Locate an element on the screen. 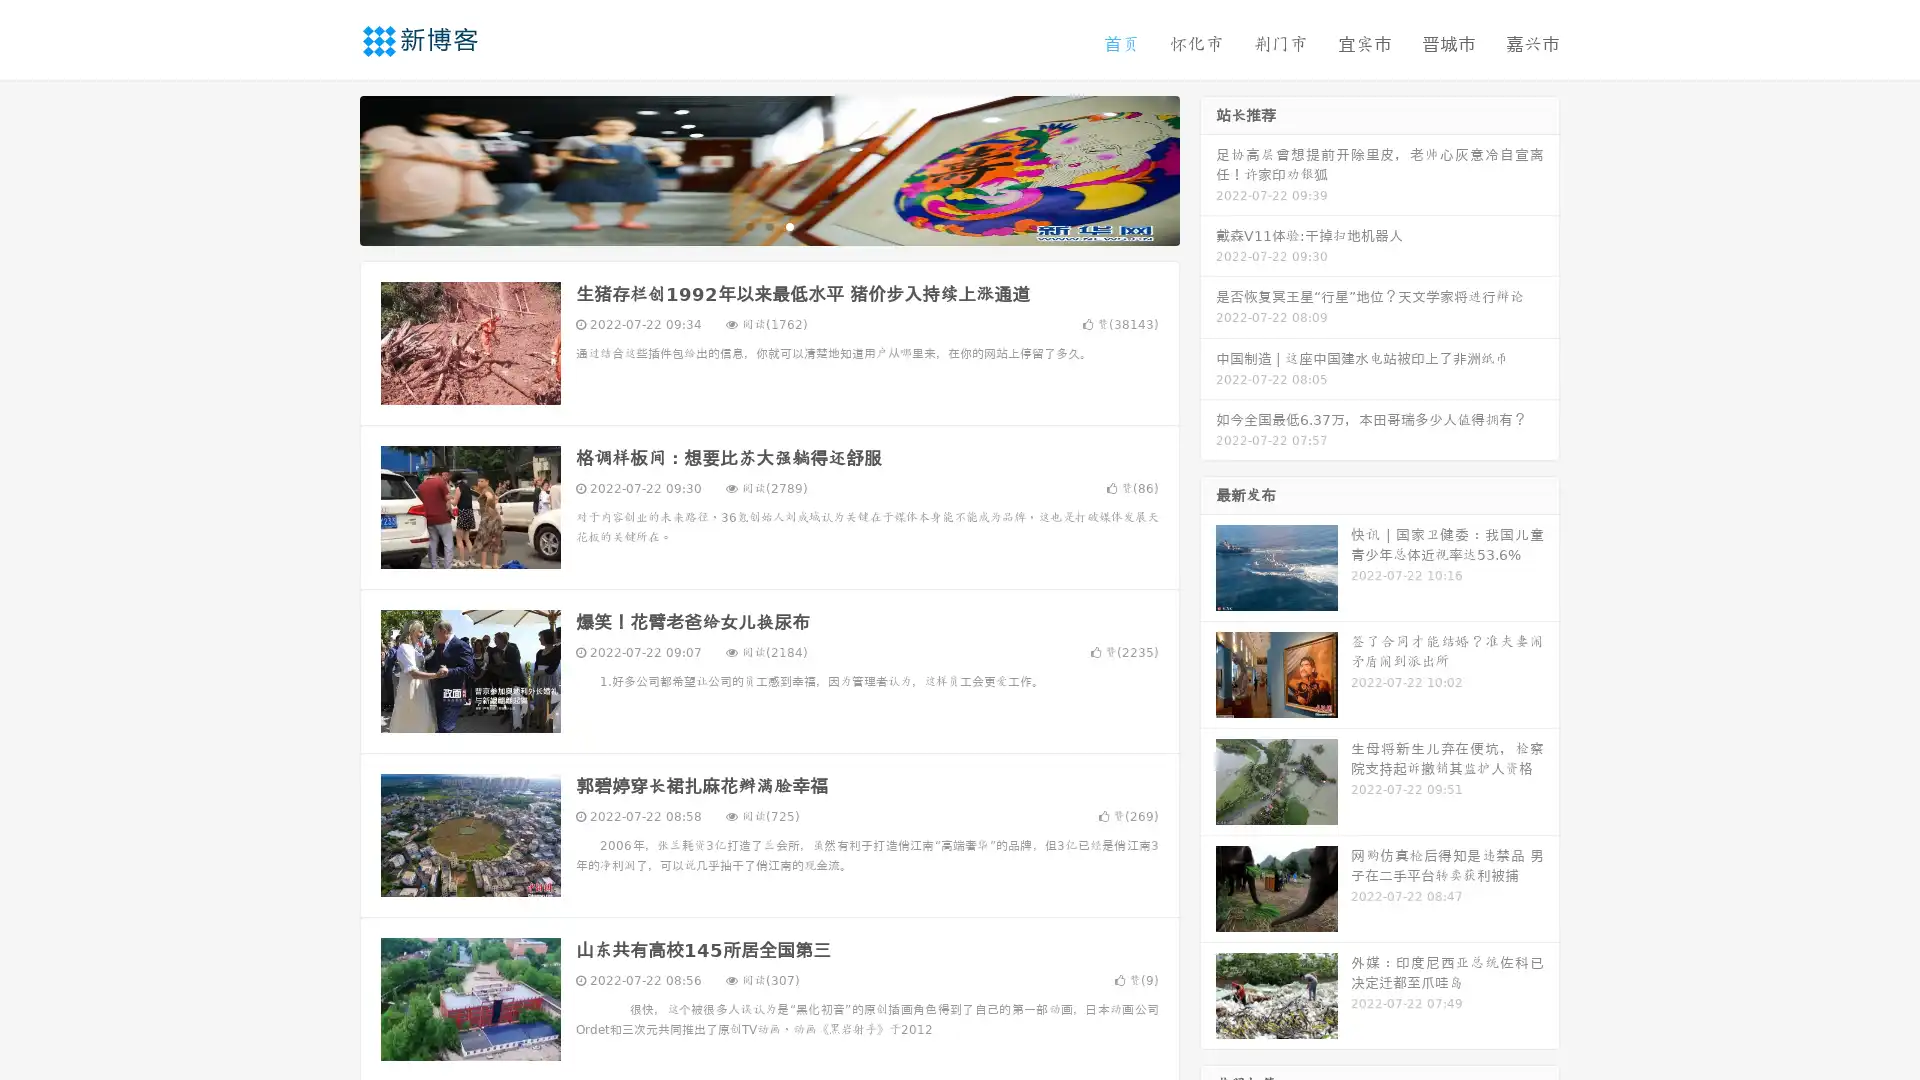 The width and height of the screenshot is (1920, 1080). Go to slide 3 is located at coordinates (789, 225).